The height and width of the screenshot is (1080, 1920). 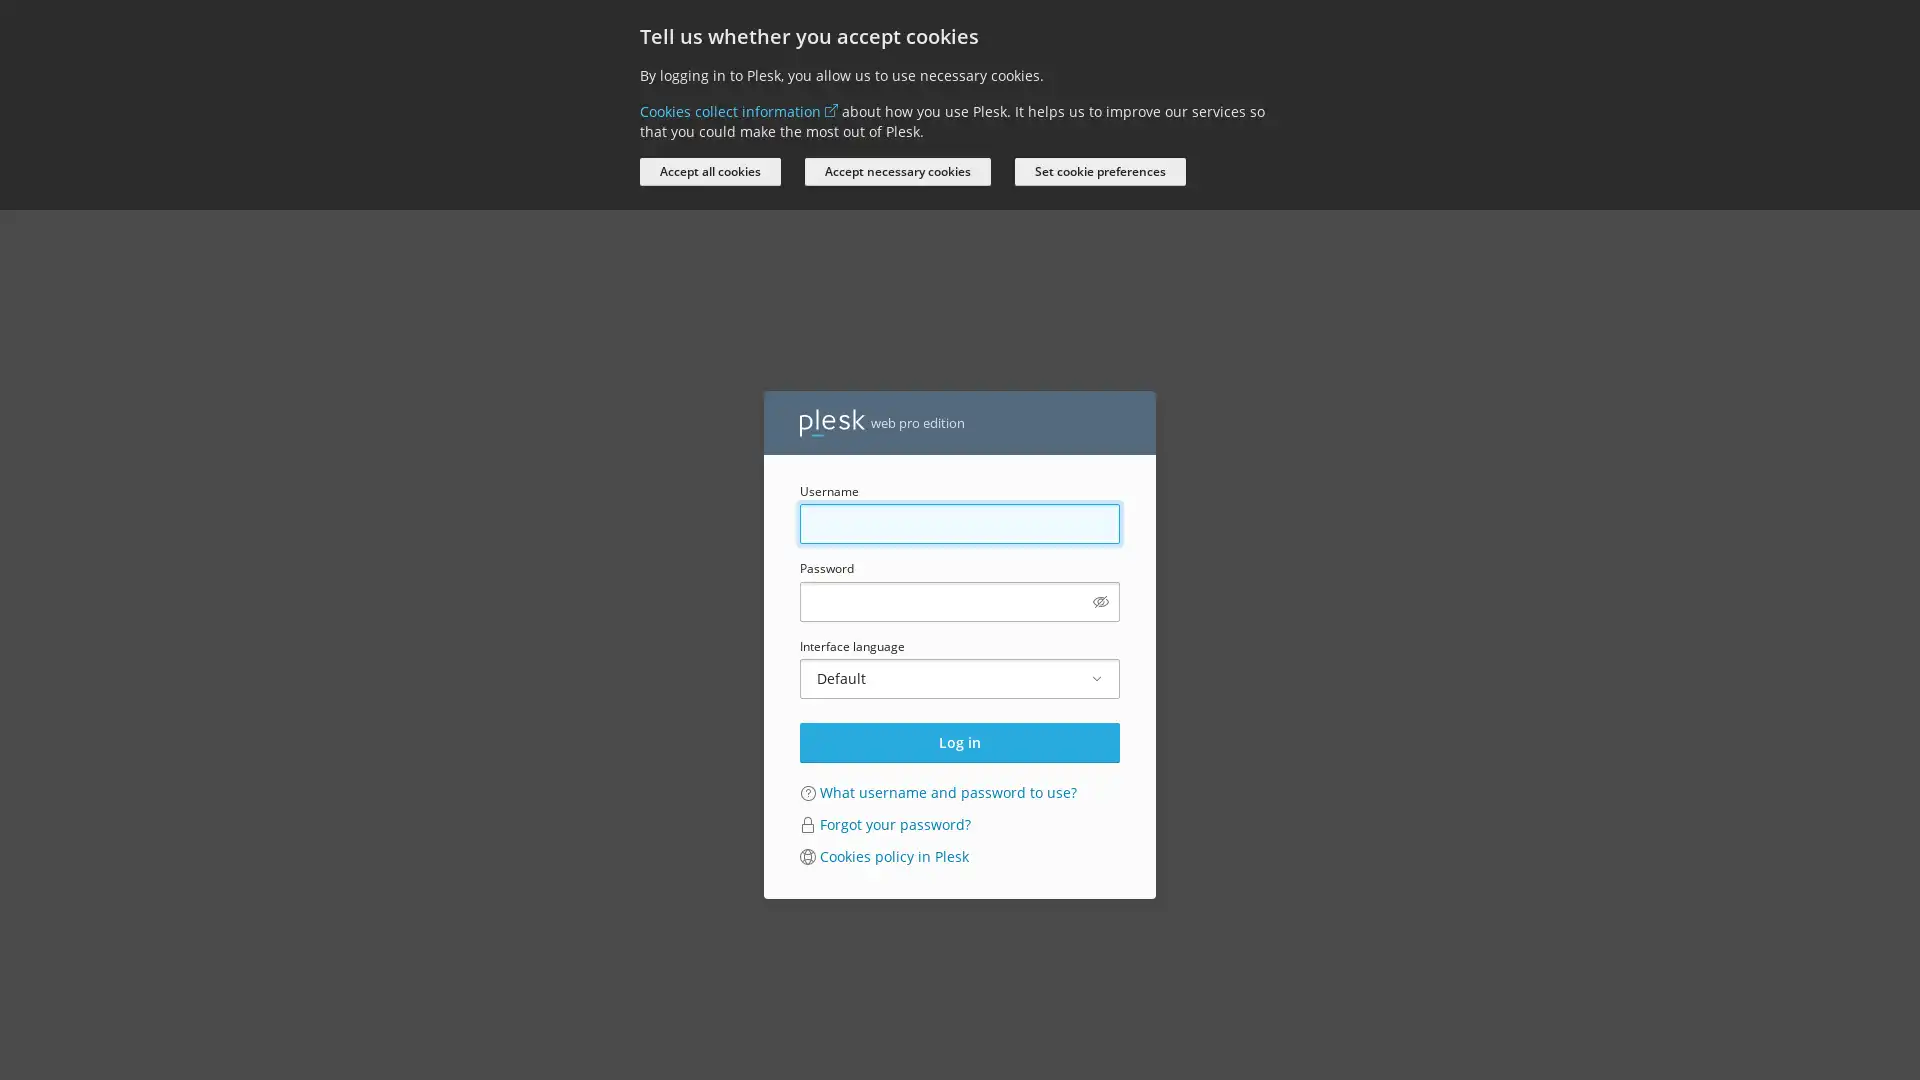 I want to click on Log in, so click(x=960, y=741).